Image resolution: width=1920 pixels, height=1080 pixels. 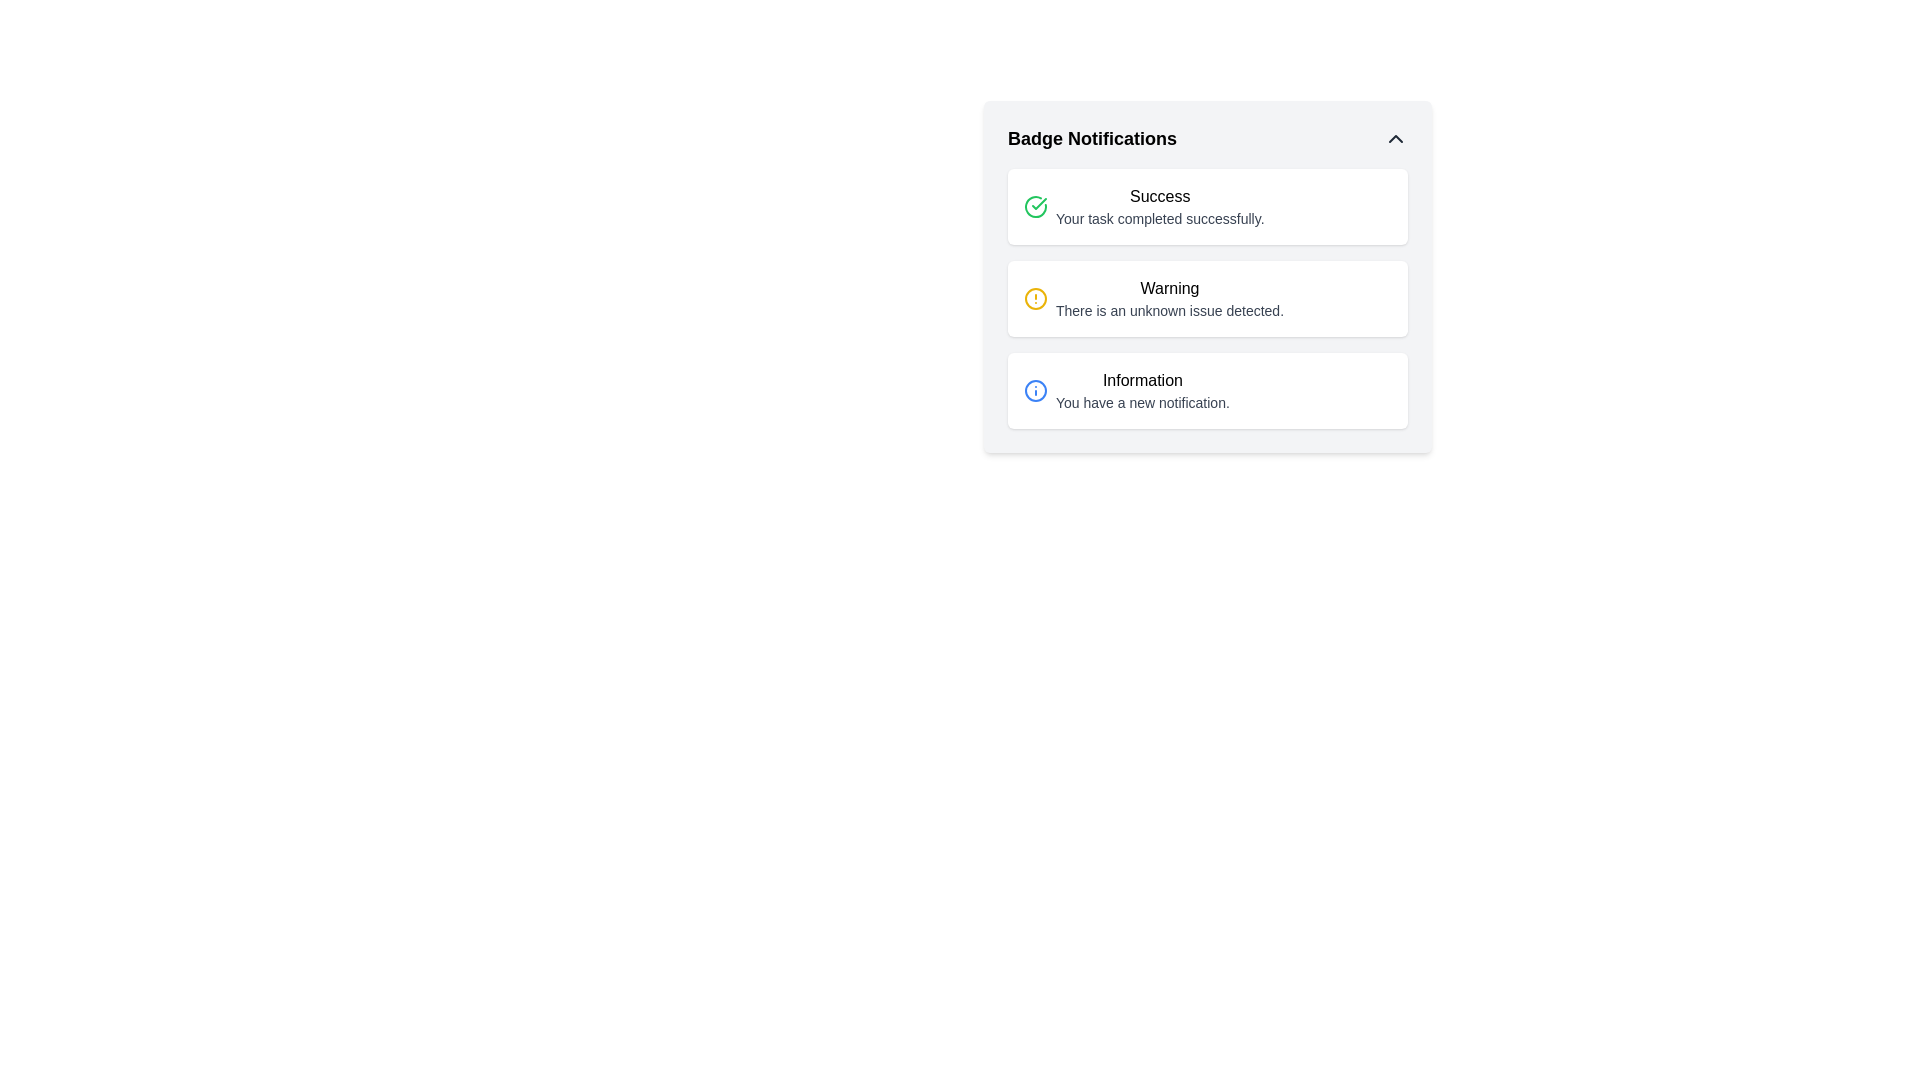 I want to click on the upward-pointing chevron icon next to the 'Badge Notifications' text, so click(x=1395, y=137).